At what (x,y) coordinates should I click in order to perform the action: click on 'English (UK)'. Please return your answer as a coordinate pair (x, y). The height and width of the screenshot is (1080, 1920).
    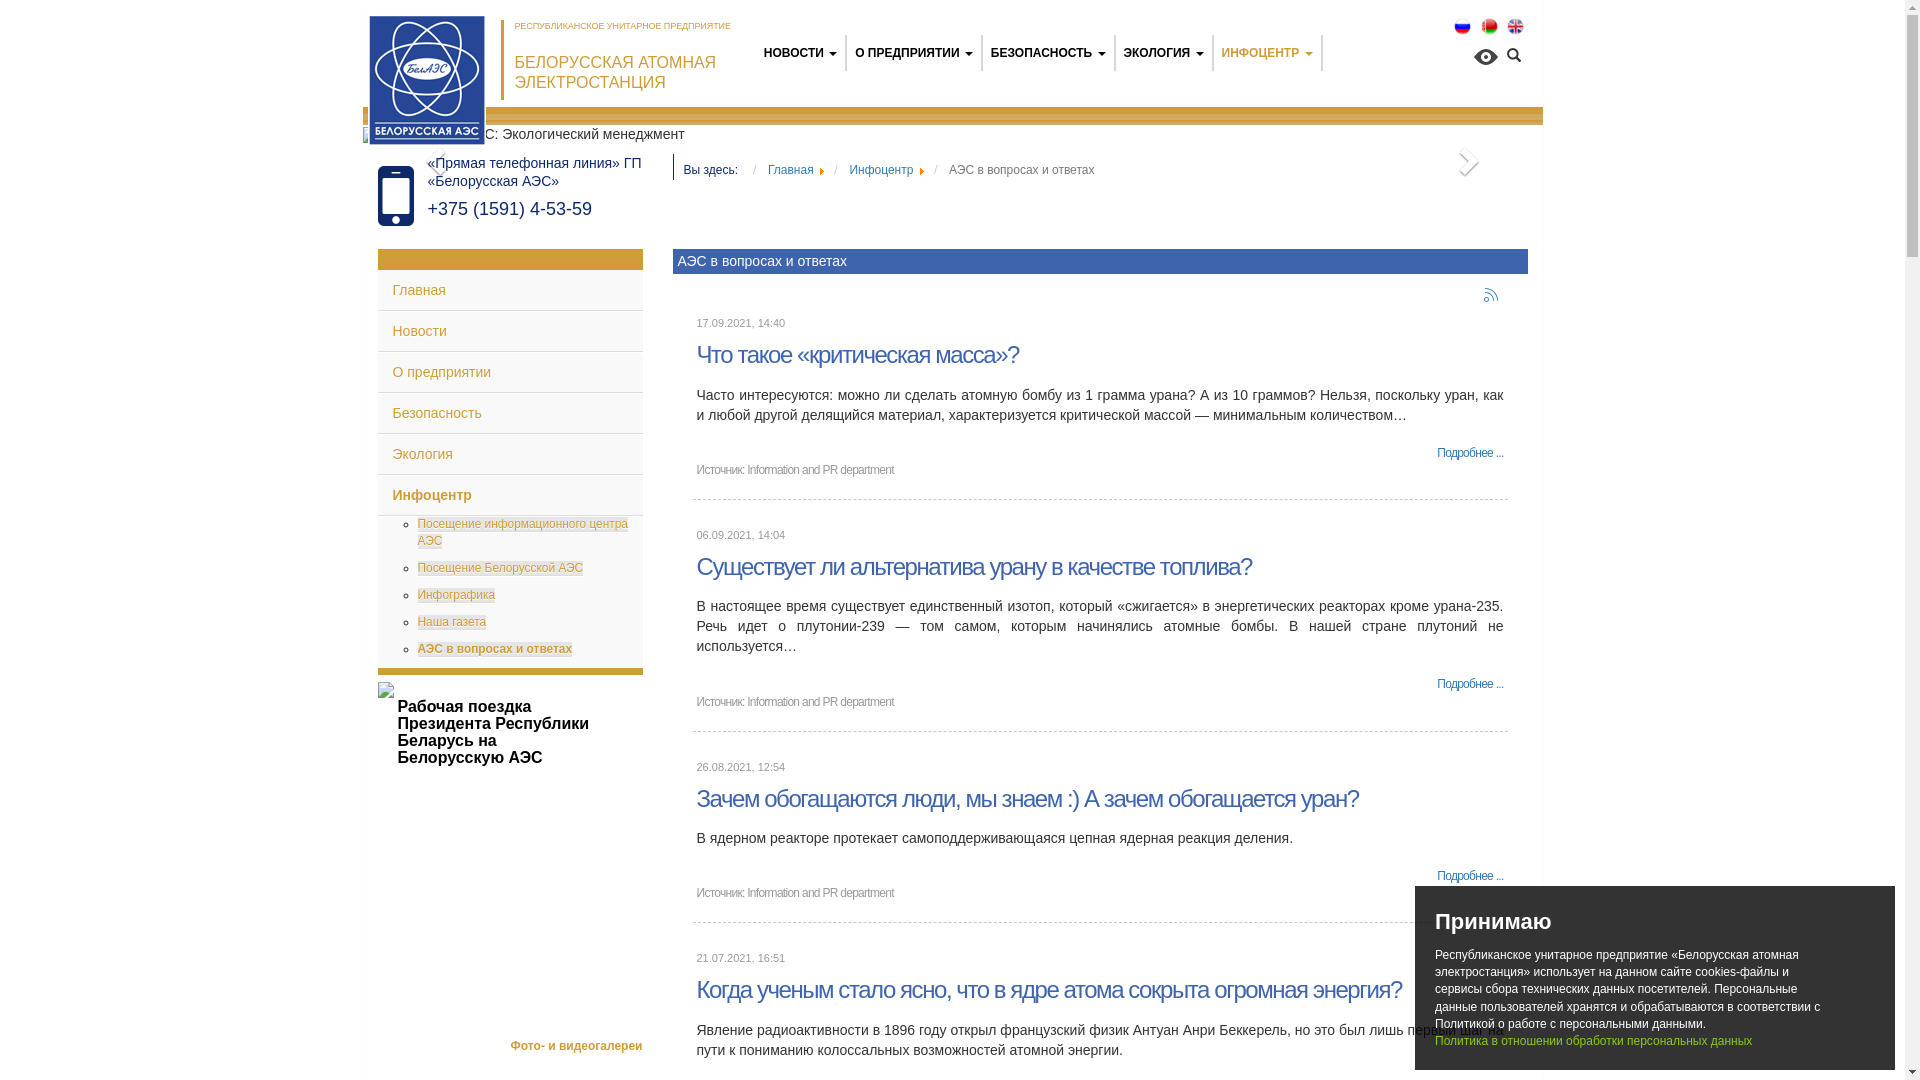
    Looking at the image, I should click on (1515, 26).